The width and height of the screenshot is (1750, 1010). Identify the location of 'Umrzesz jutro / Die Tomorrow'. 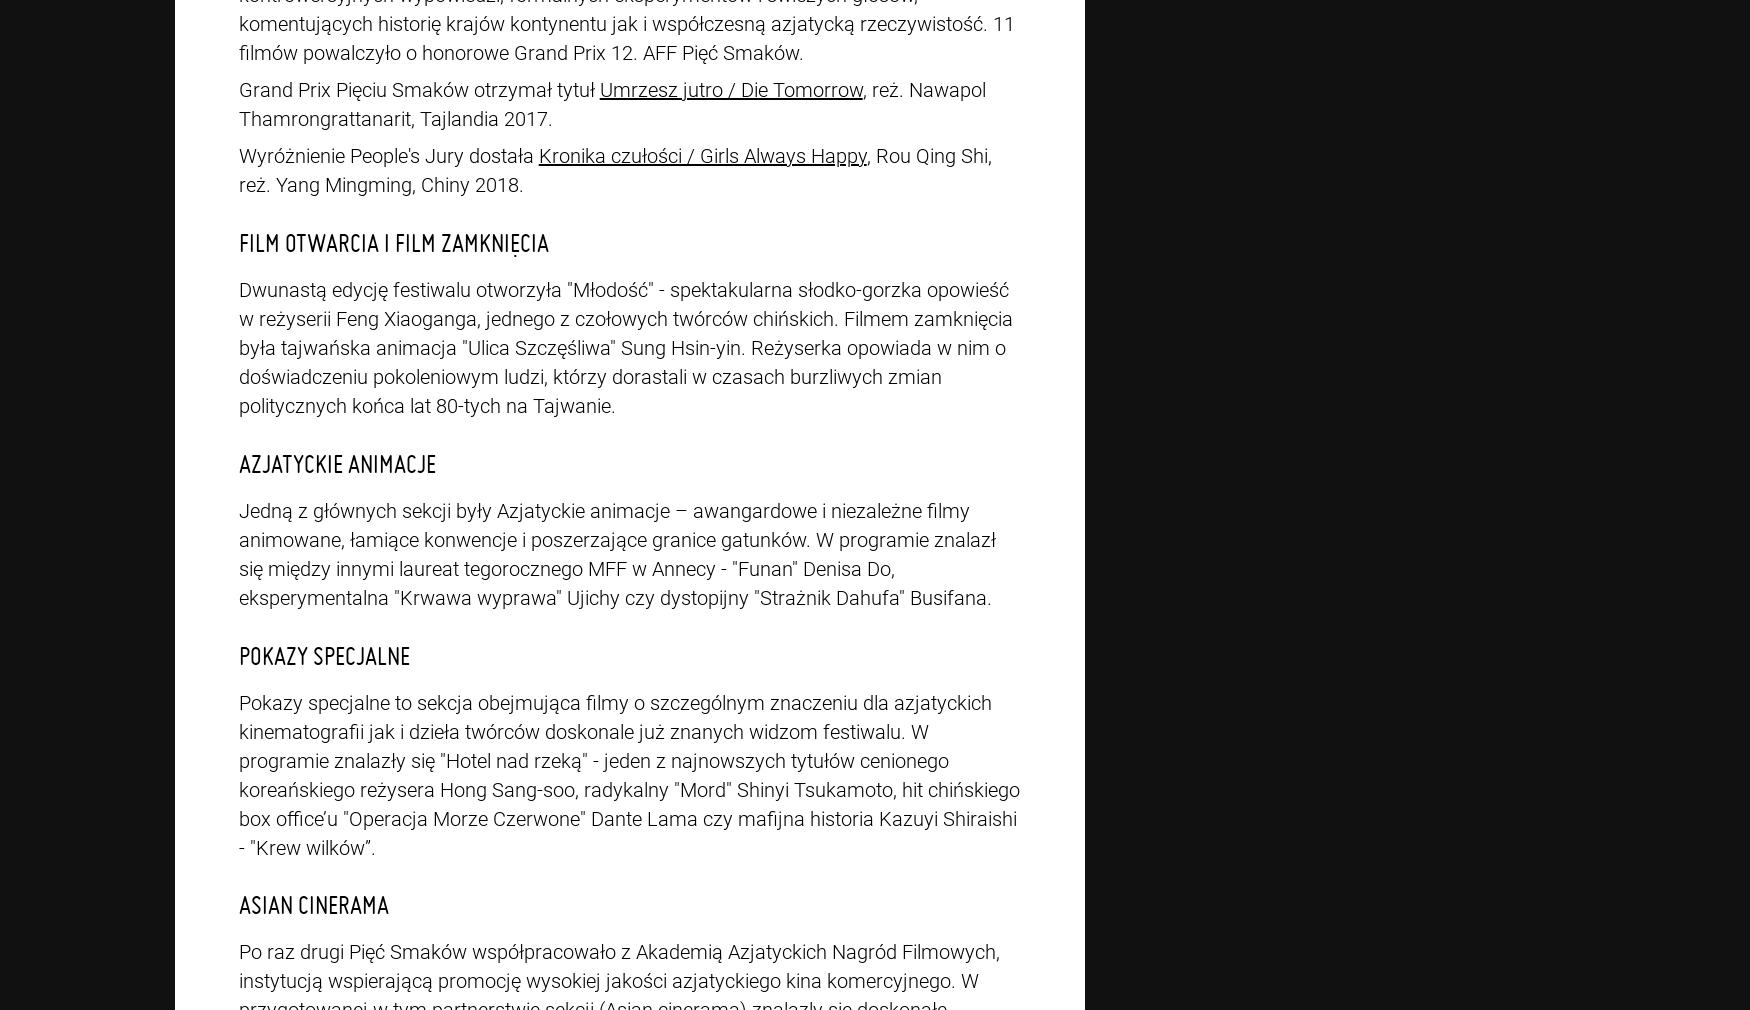
(730, 88).